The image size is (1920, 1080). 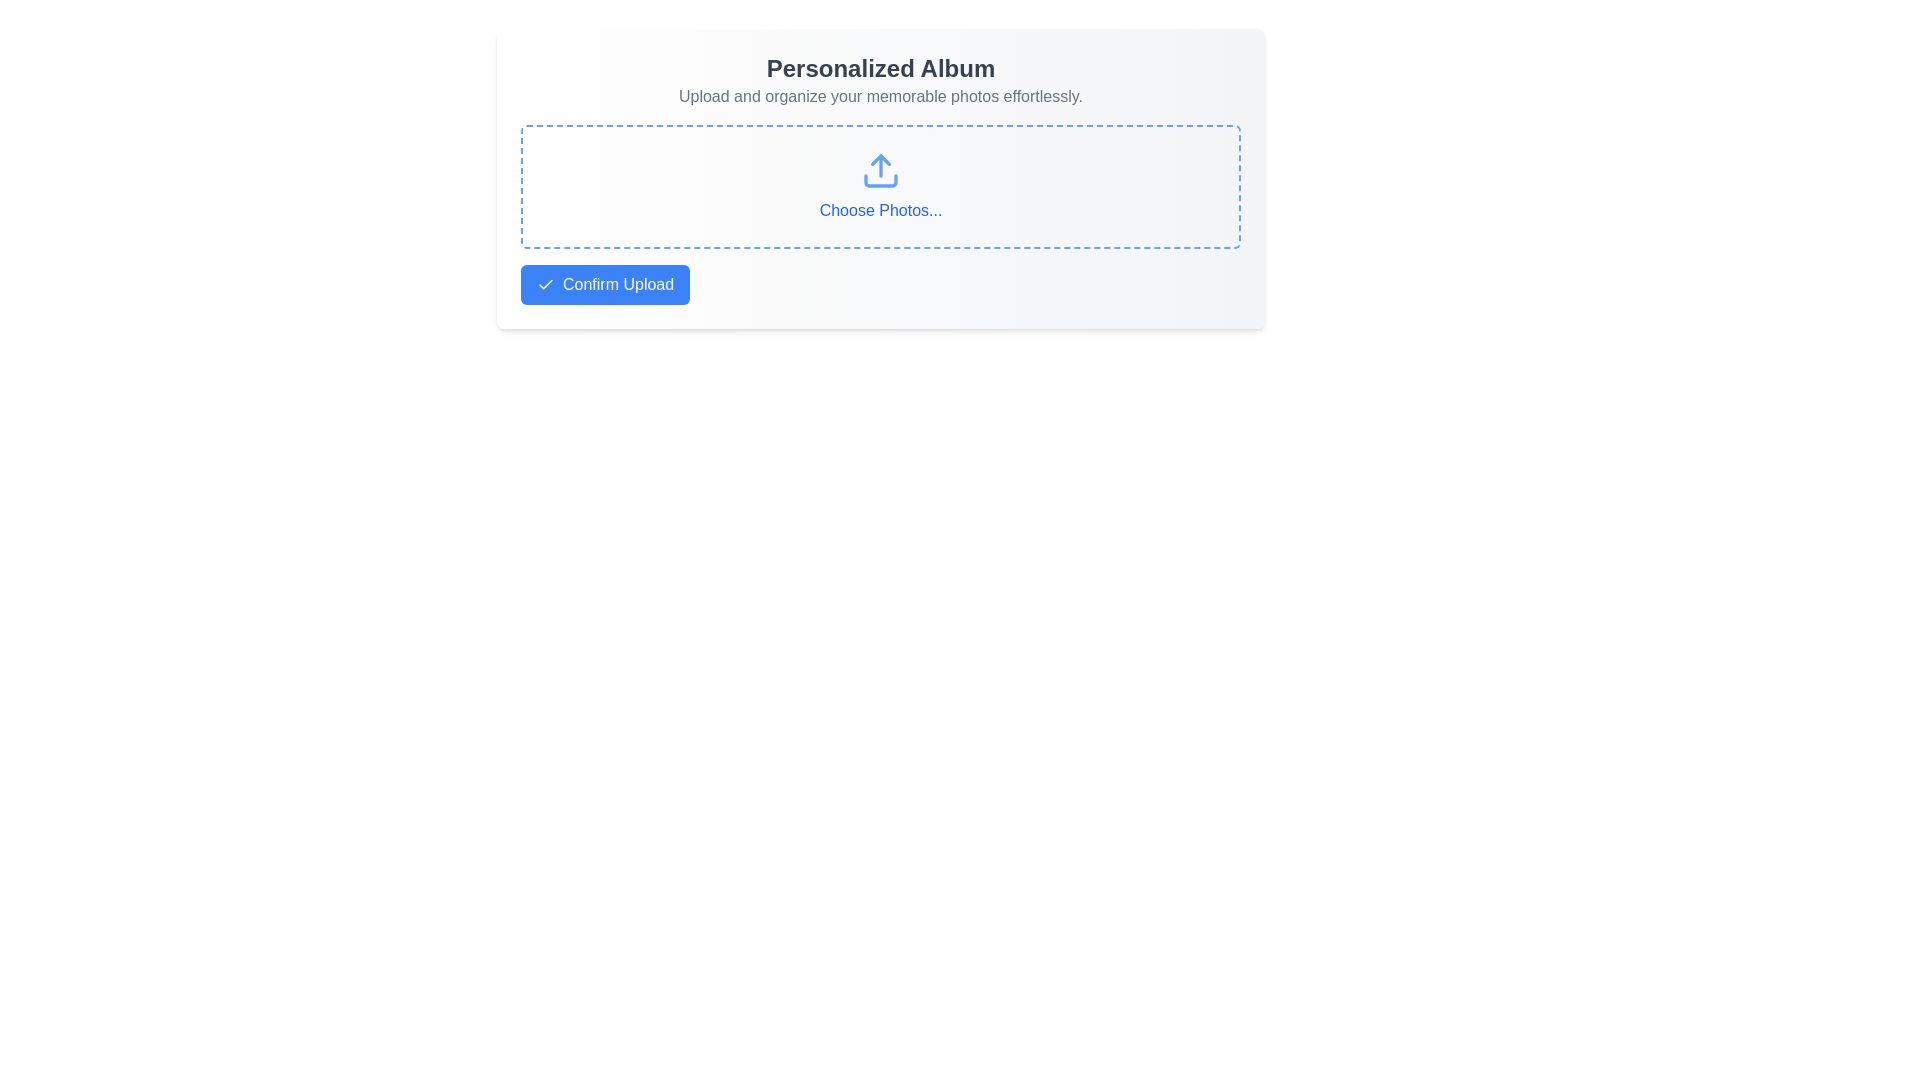 What do you see at coordinates (880, 96) in the screenshot?
I see `the informative text label that provides guidance about photo uploading, located beneath the heading 'Personalized Album'` at bounding box center [880, 96].